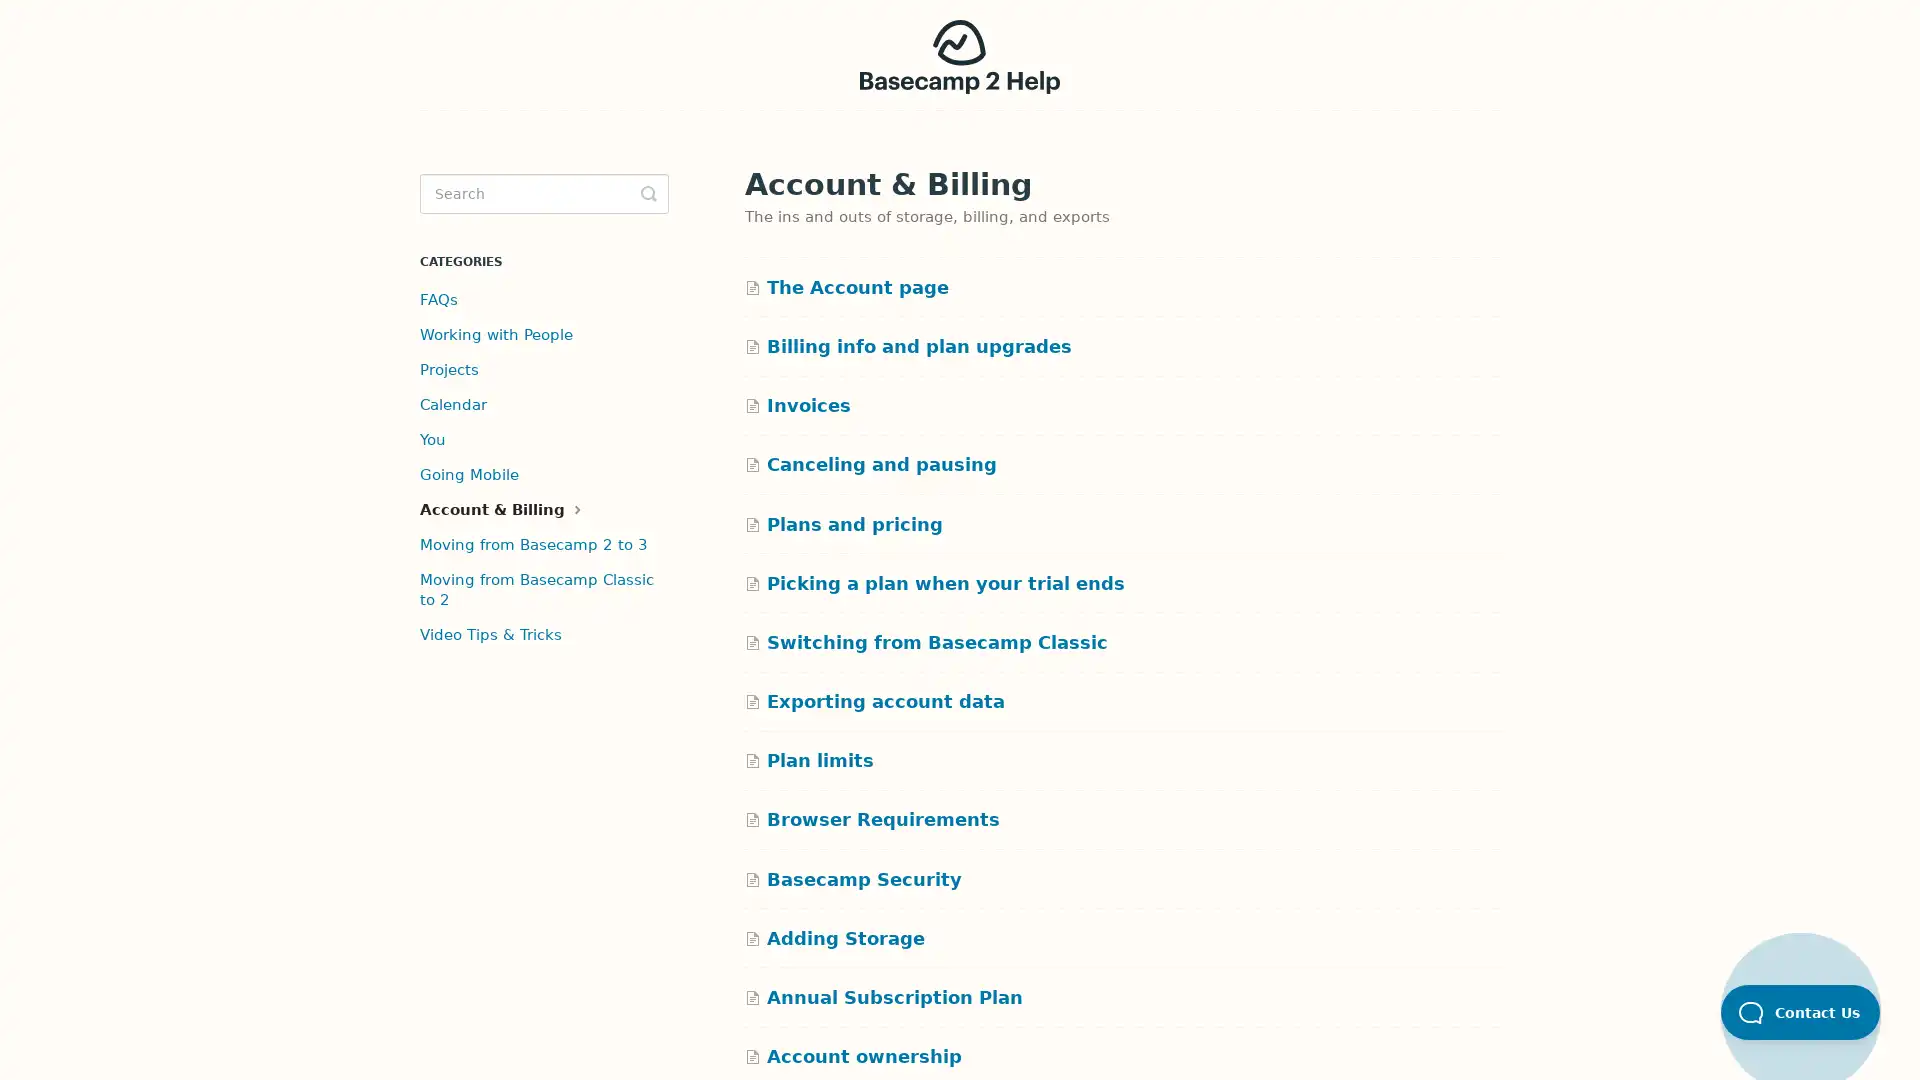 The image size is (1920, 1080). Describe the element at coordinates (648, 193) in the screenshot. I see `Toggle Search` at that location.